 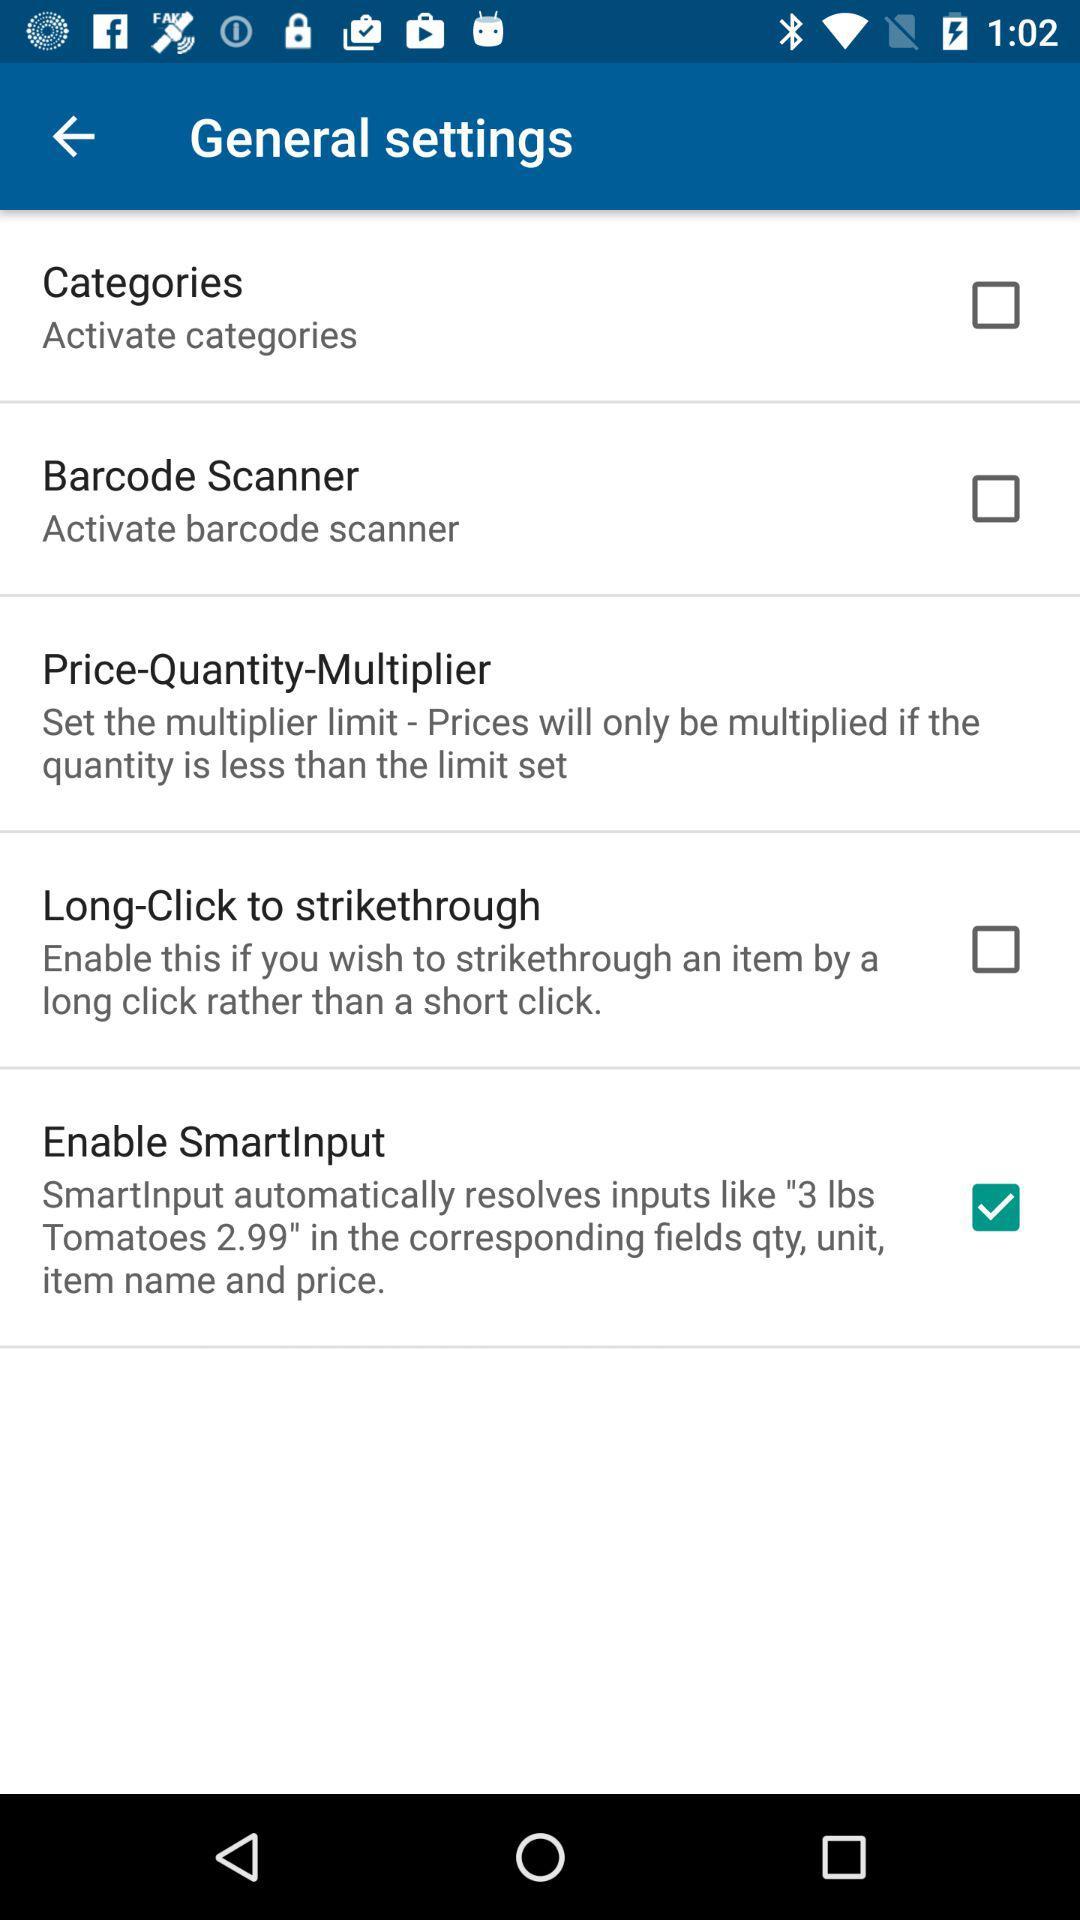 What do you see at coordinates (540, 741) in the screenshot?
I see `the set the multiplier icon` at bounding box center [540, 741].